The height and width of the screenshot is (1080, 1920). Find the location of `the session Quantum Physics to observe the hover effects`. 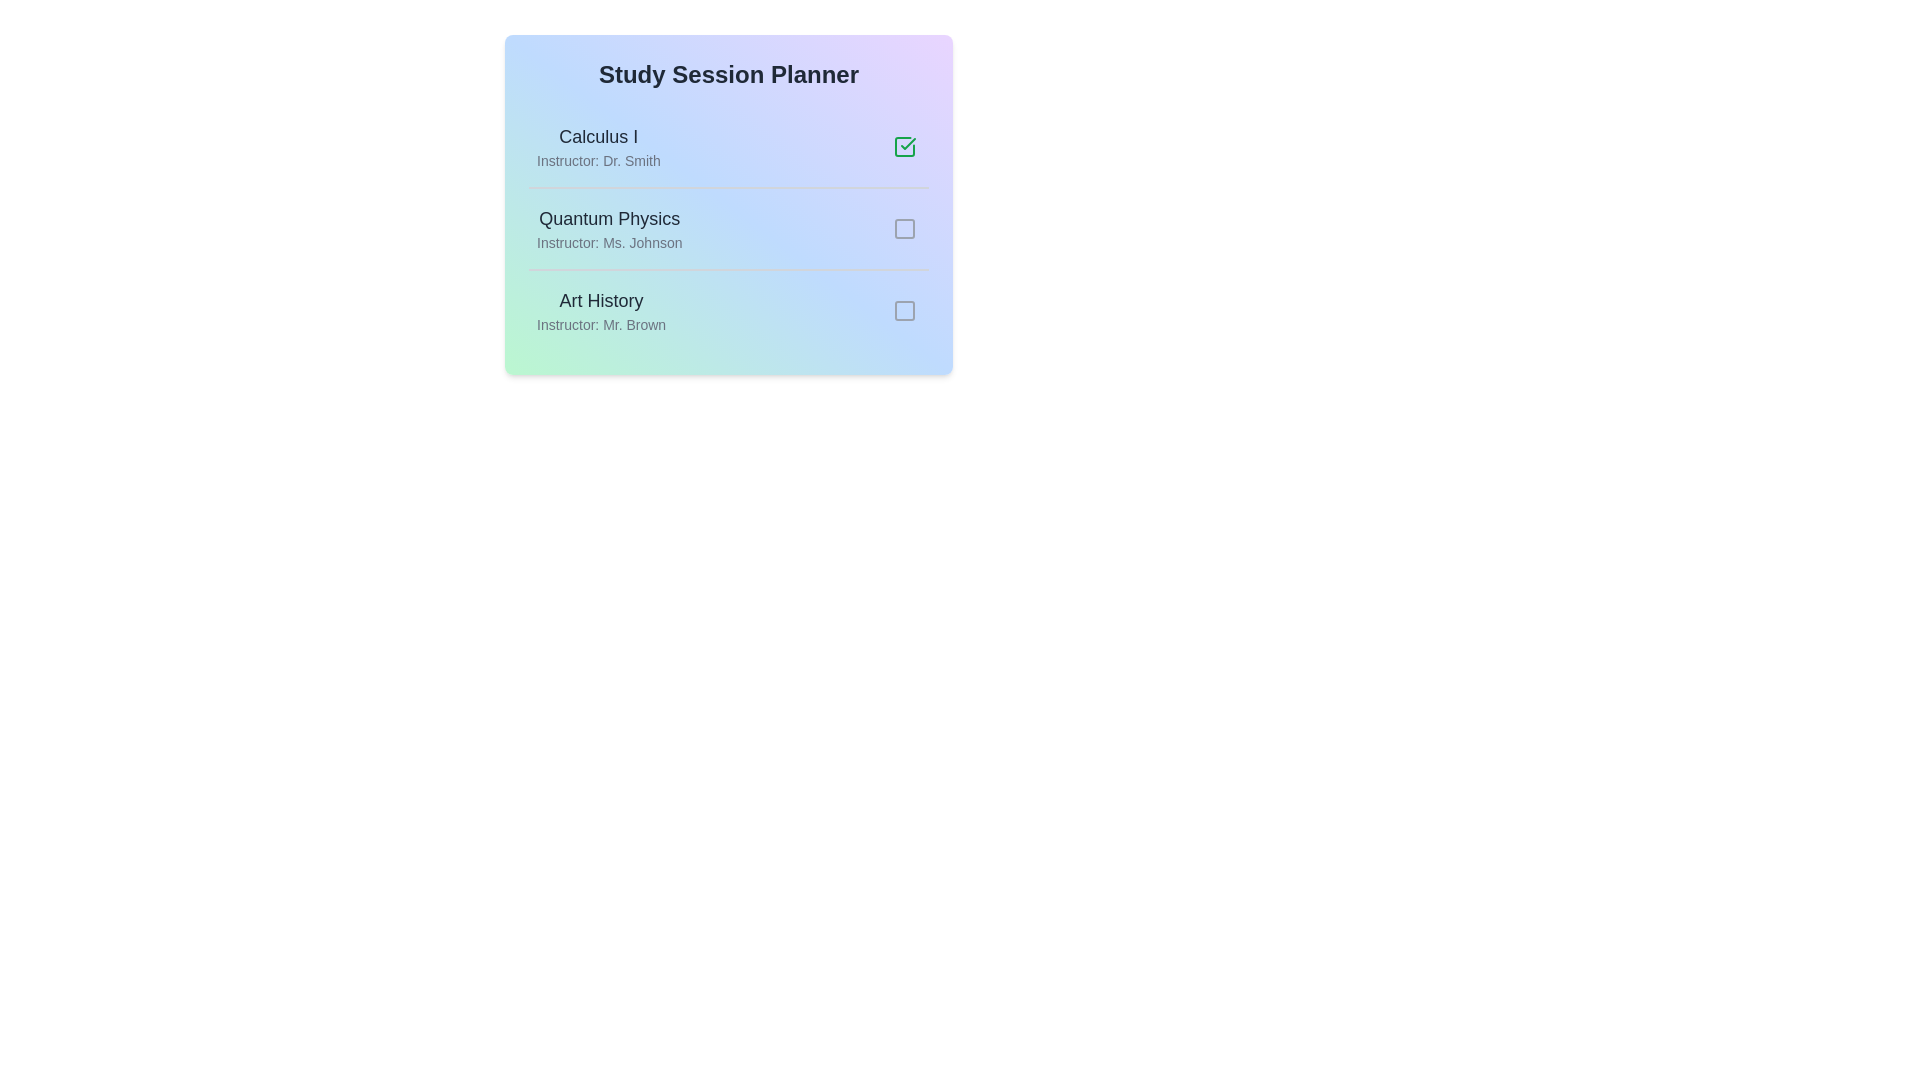

the session Quantum Physics to observe the hover effects is located at coordinates (728, 226).